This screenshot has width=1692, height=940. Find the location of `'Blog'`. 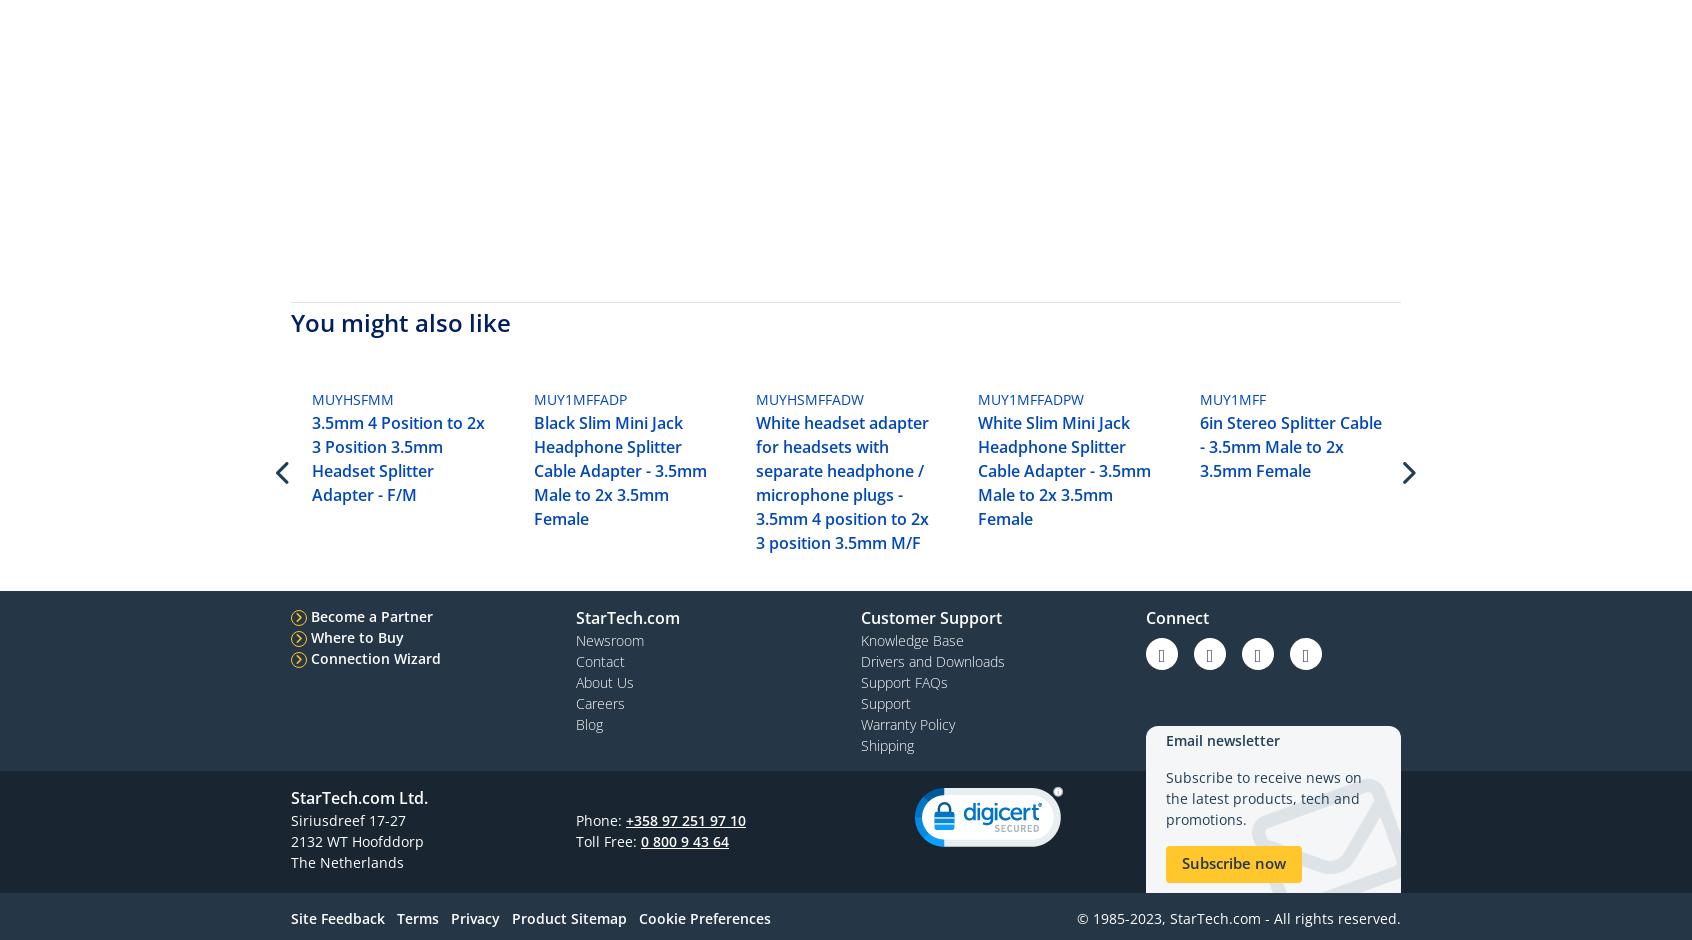

'Blog' is located at coordinates (588, 723).